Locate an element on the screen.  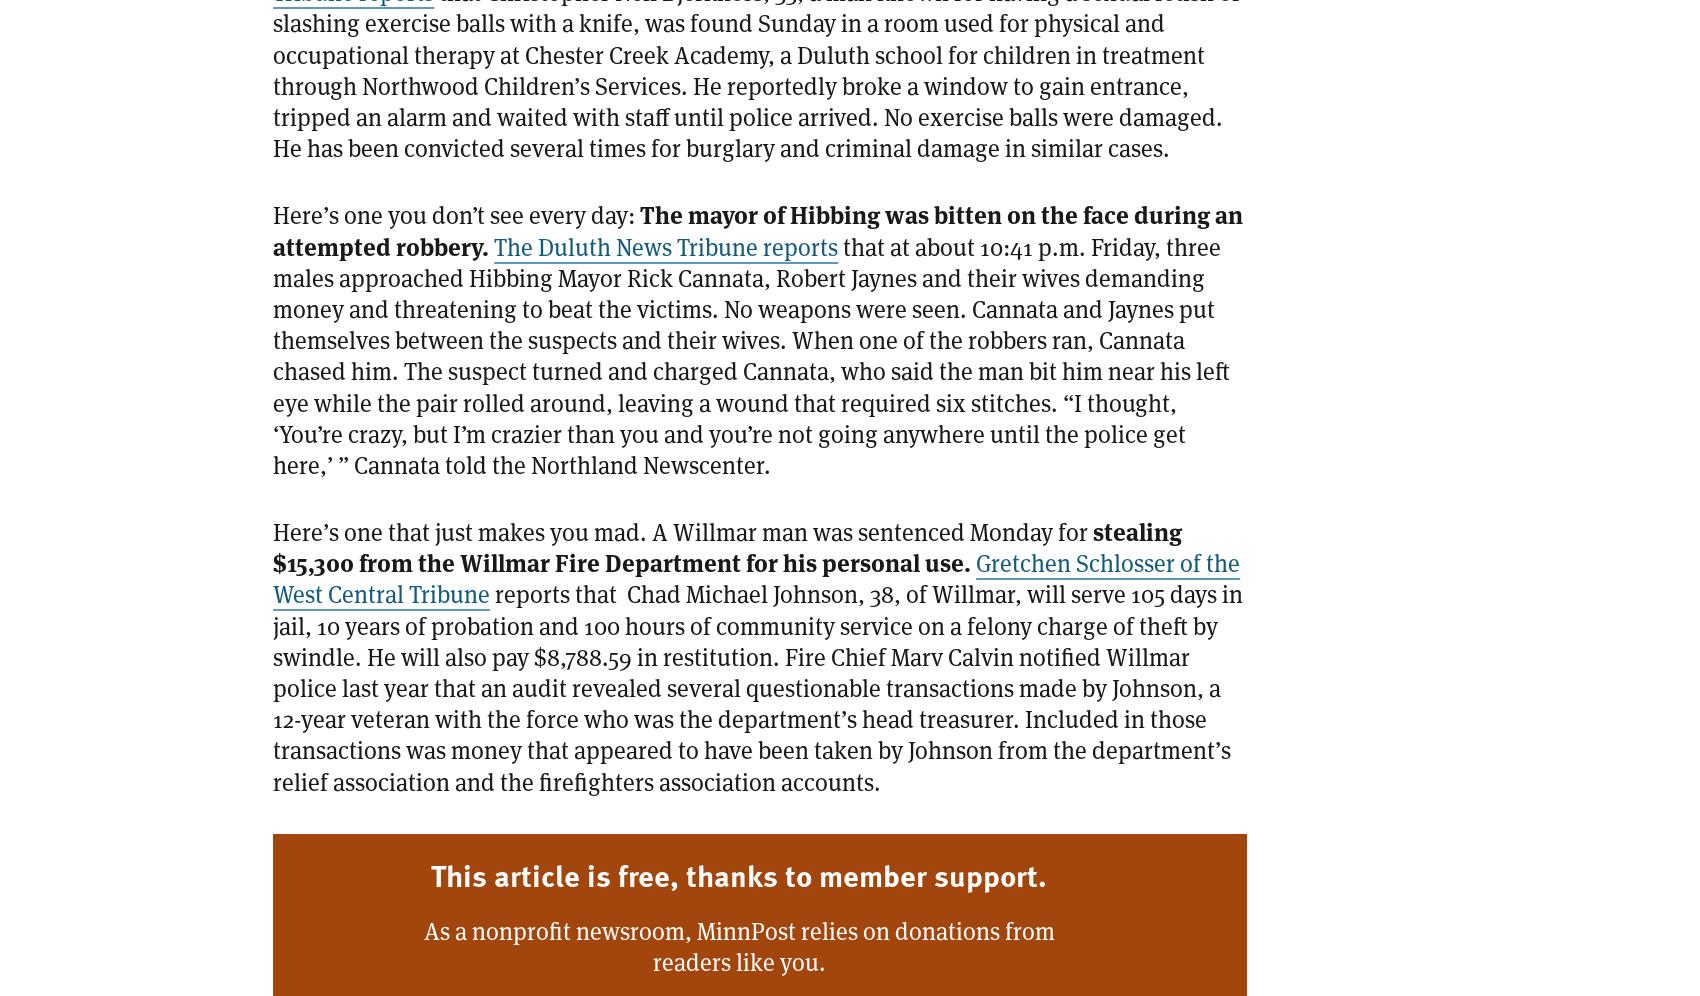
'As a nonprofit newsroom, MinnPost relies on donations from readers like you.' is located at coordinates (738, 946).